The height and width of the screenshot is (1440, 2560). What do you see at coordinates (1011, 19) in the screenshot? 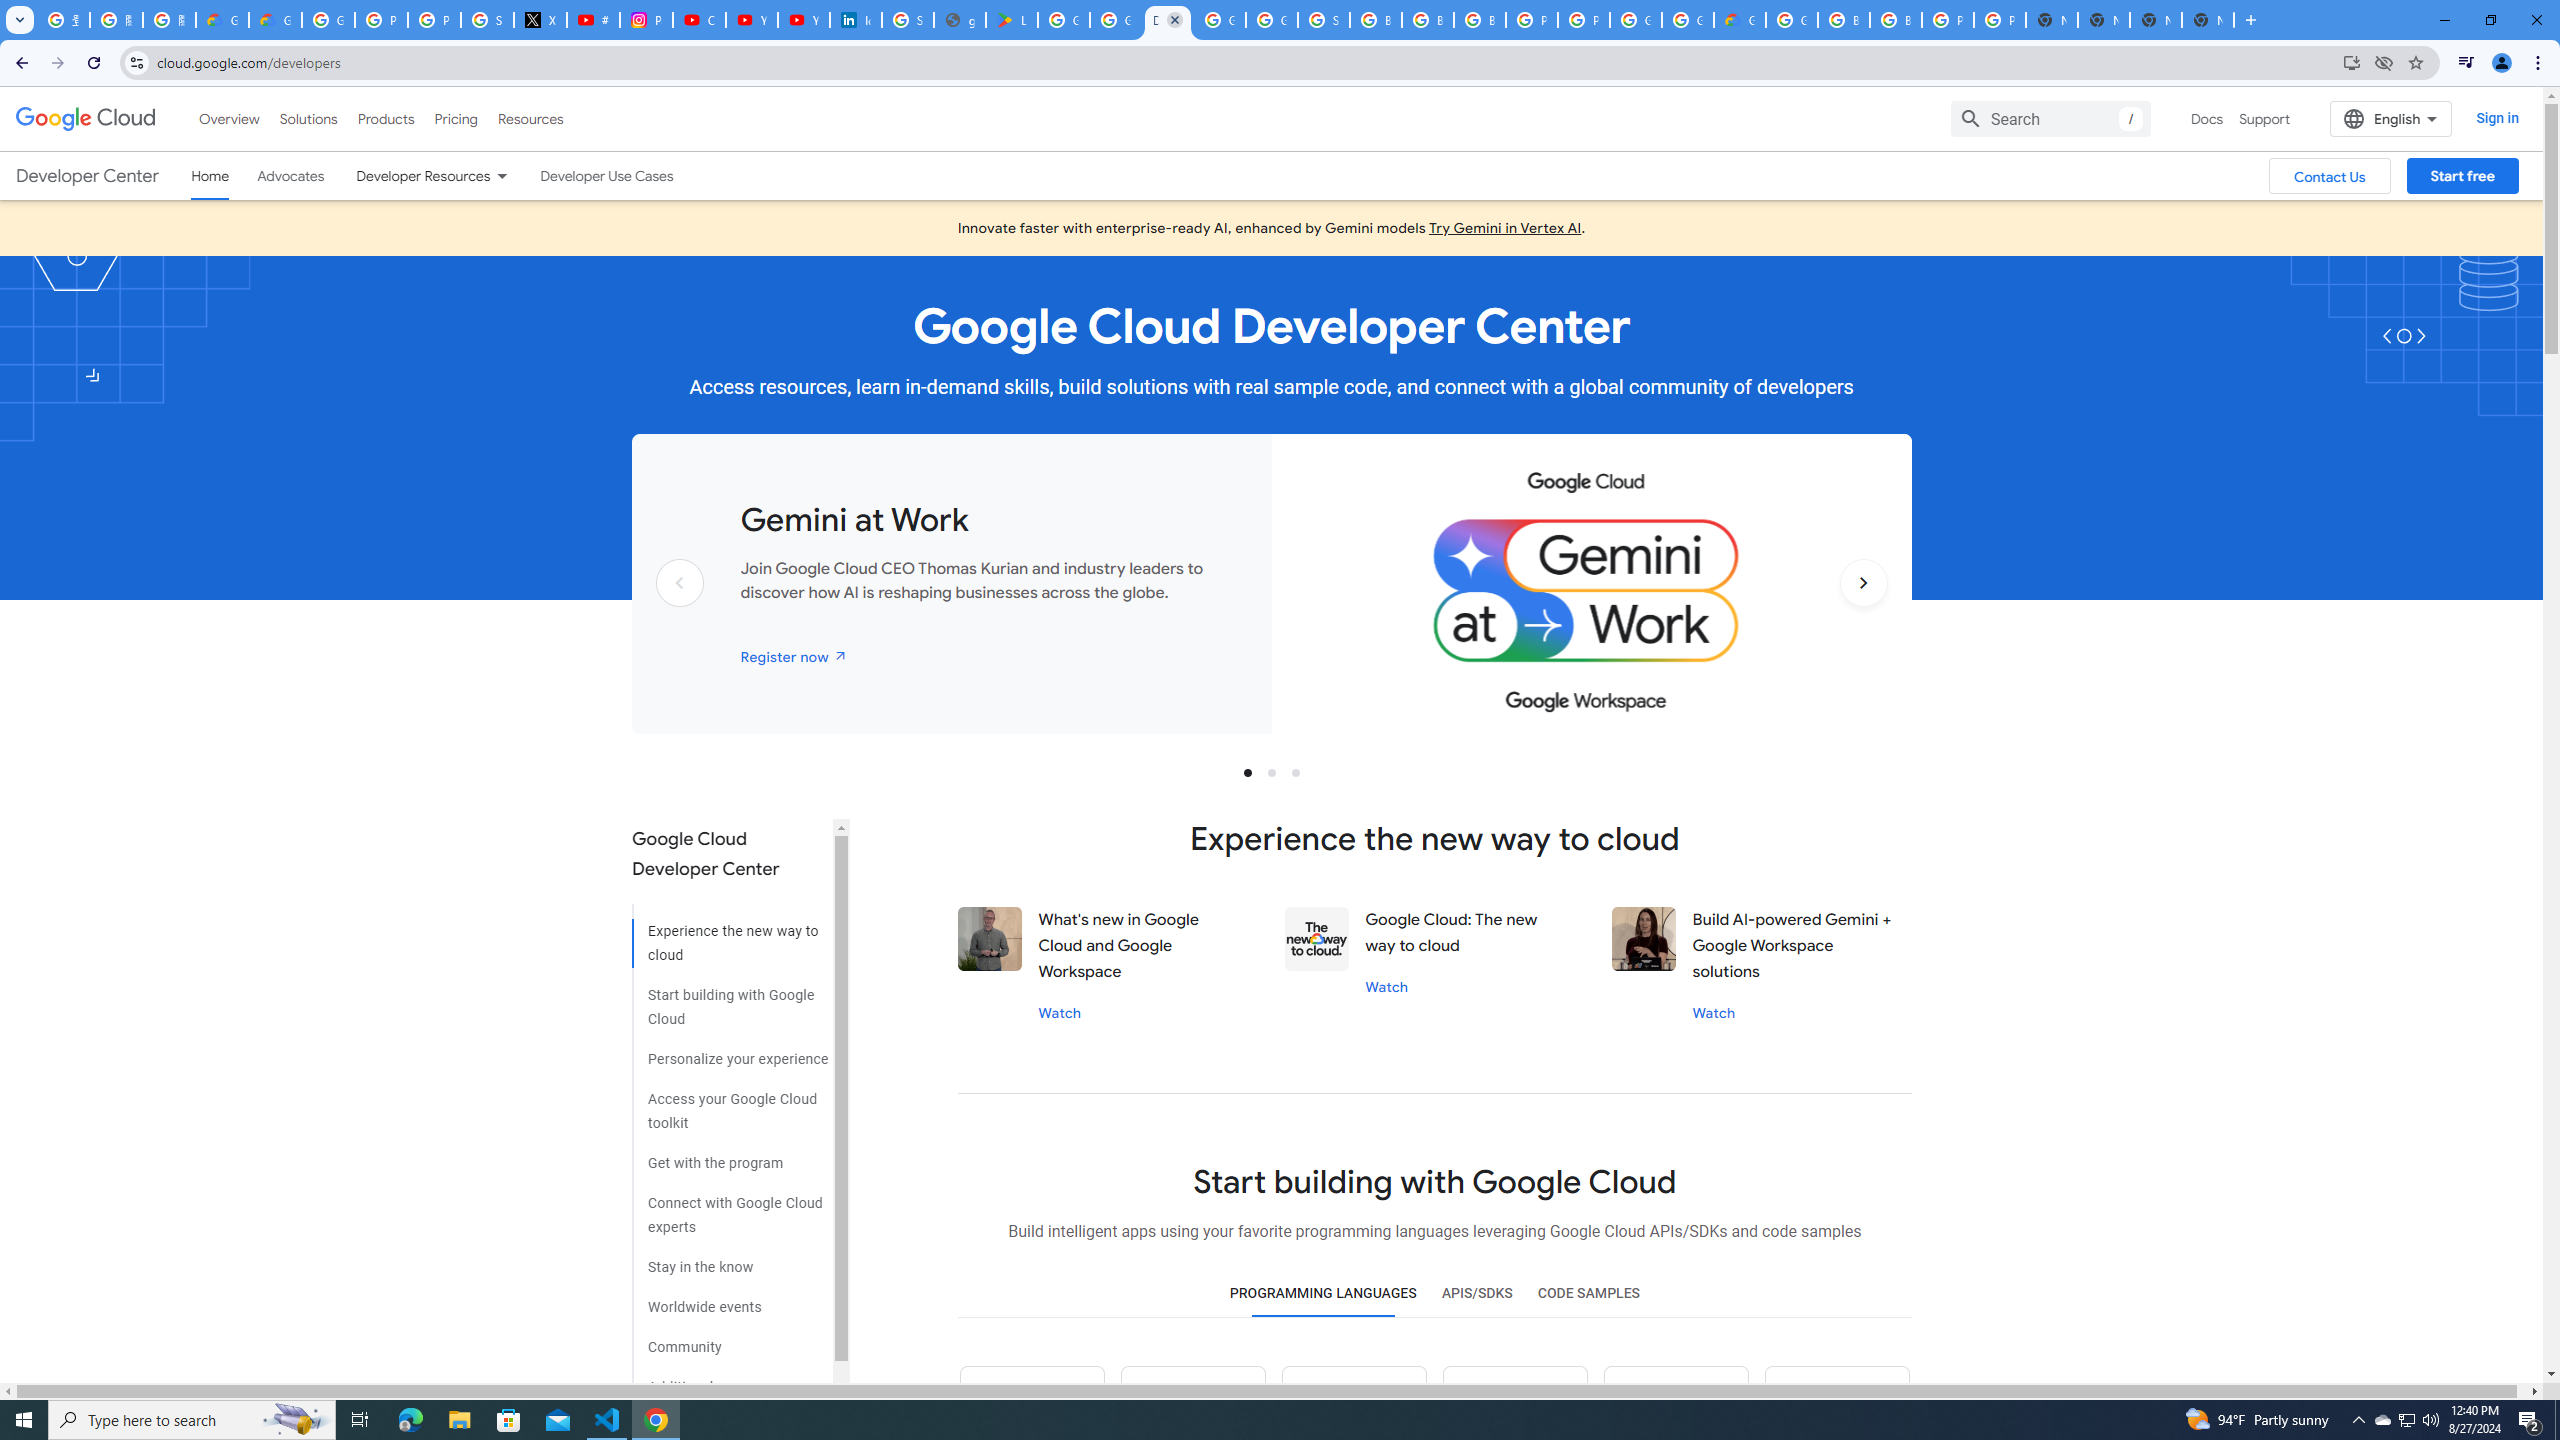
I see `'Last Shelter: Survival - Apps on Google Play'` at bounding box center [1011, 19].